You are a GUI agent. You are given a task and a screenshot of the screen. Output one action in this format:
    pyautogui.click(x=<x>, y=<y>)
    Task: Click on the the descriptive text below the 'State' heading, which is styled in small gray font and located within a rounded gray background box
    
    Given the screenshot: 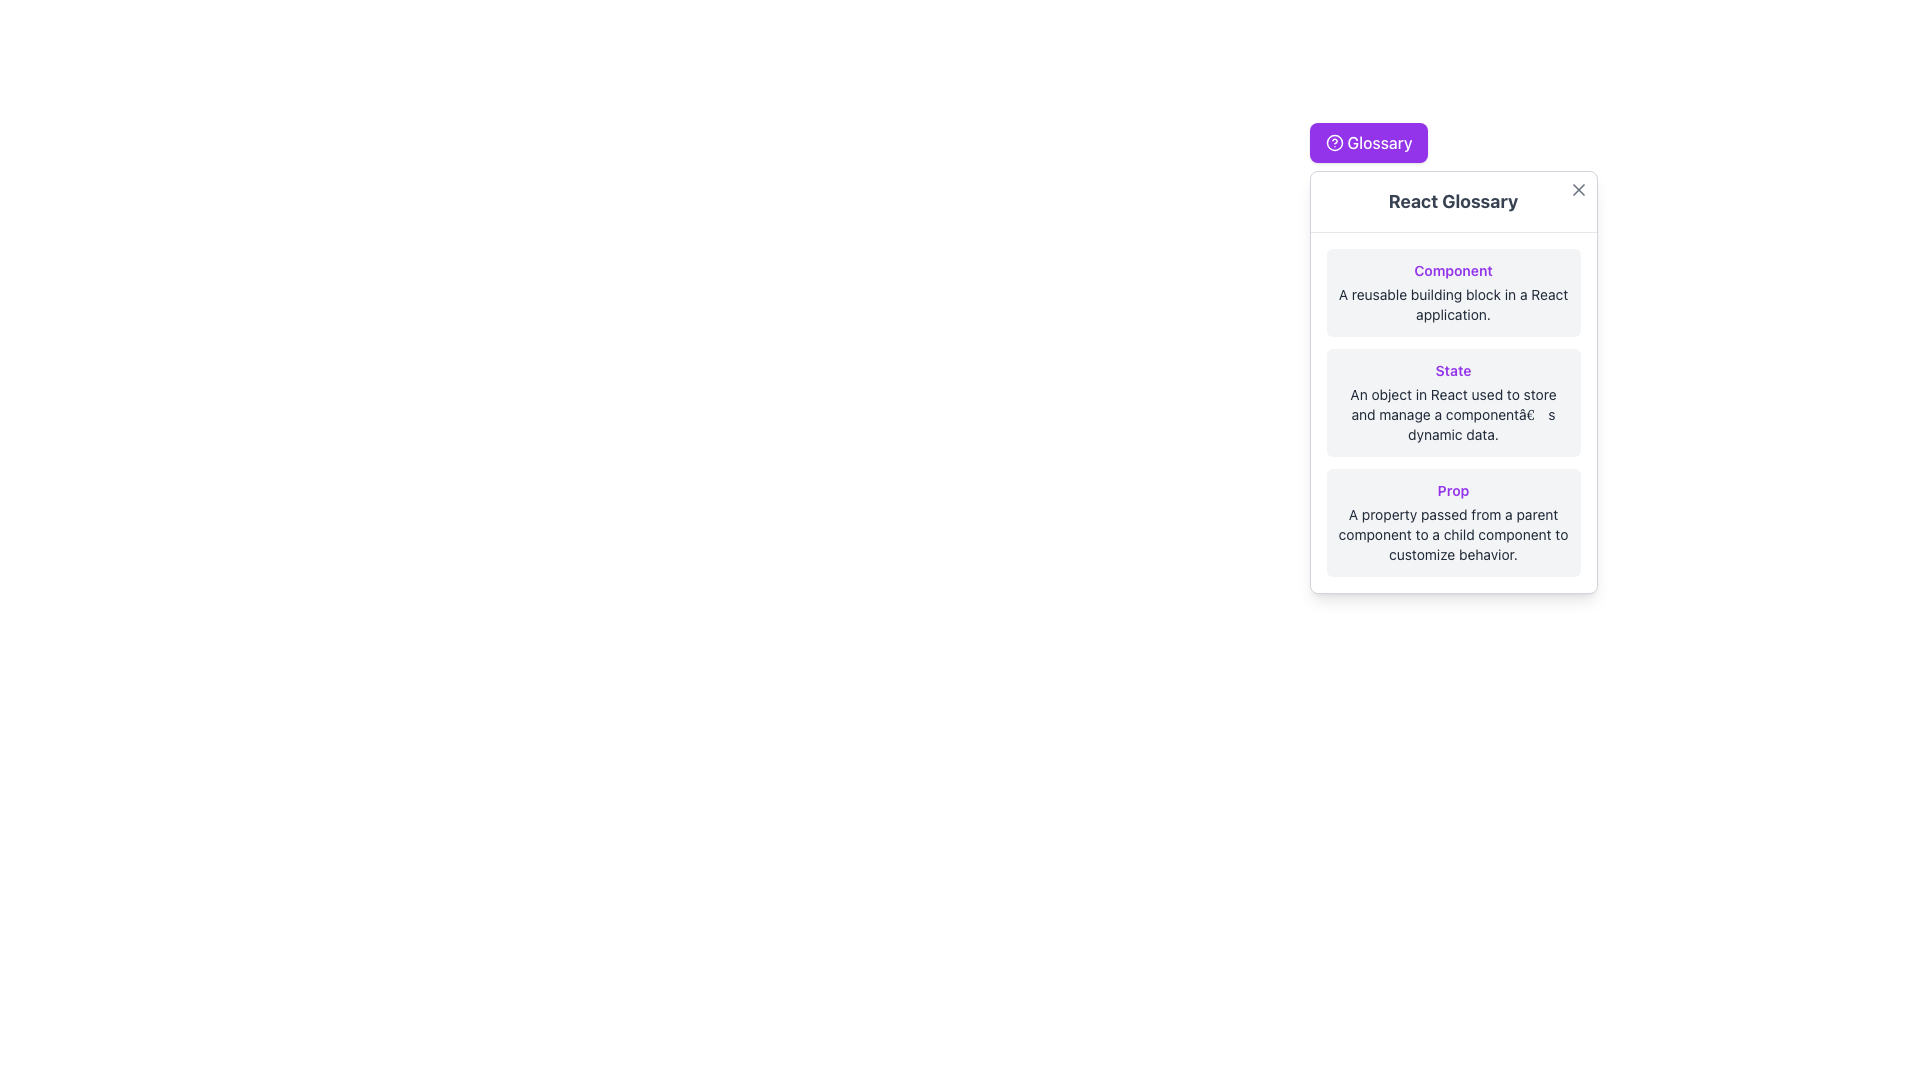 What is the action you would take?
    pyautogui.click(x=1453, y=414)
    